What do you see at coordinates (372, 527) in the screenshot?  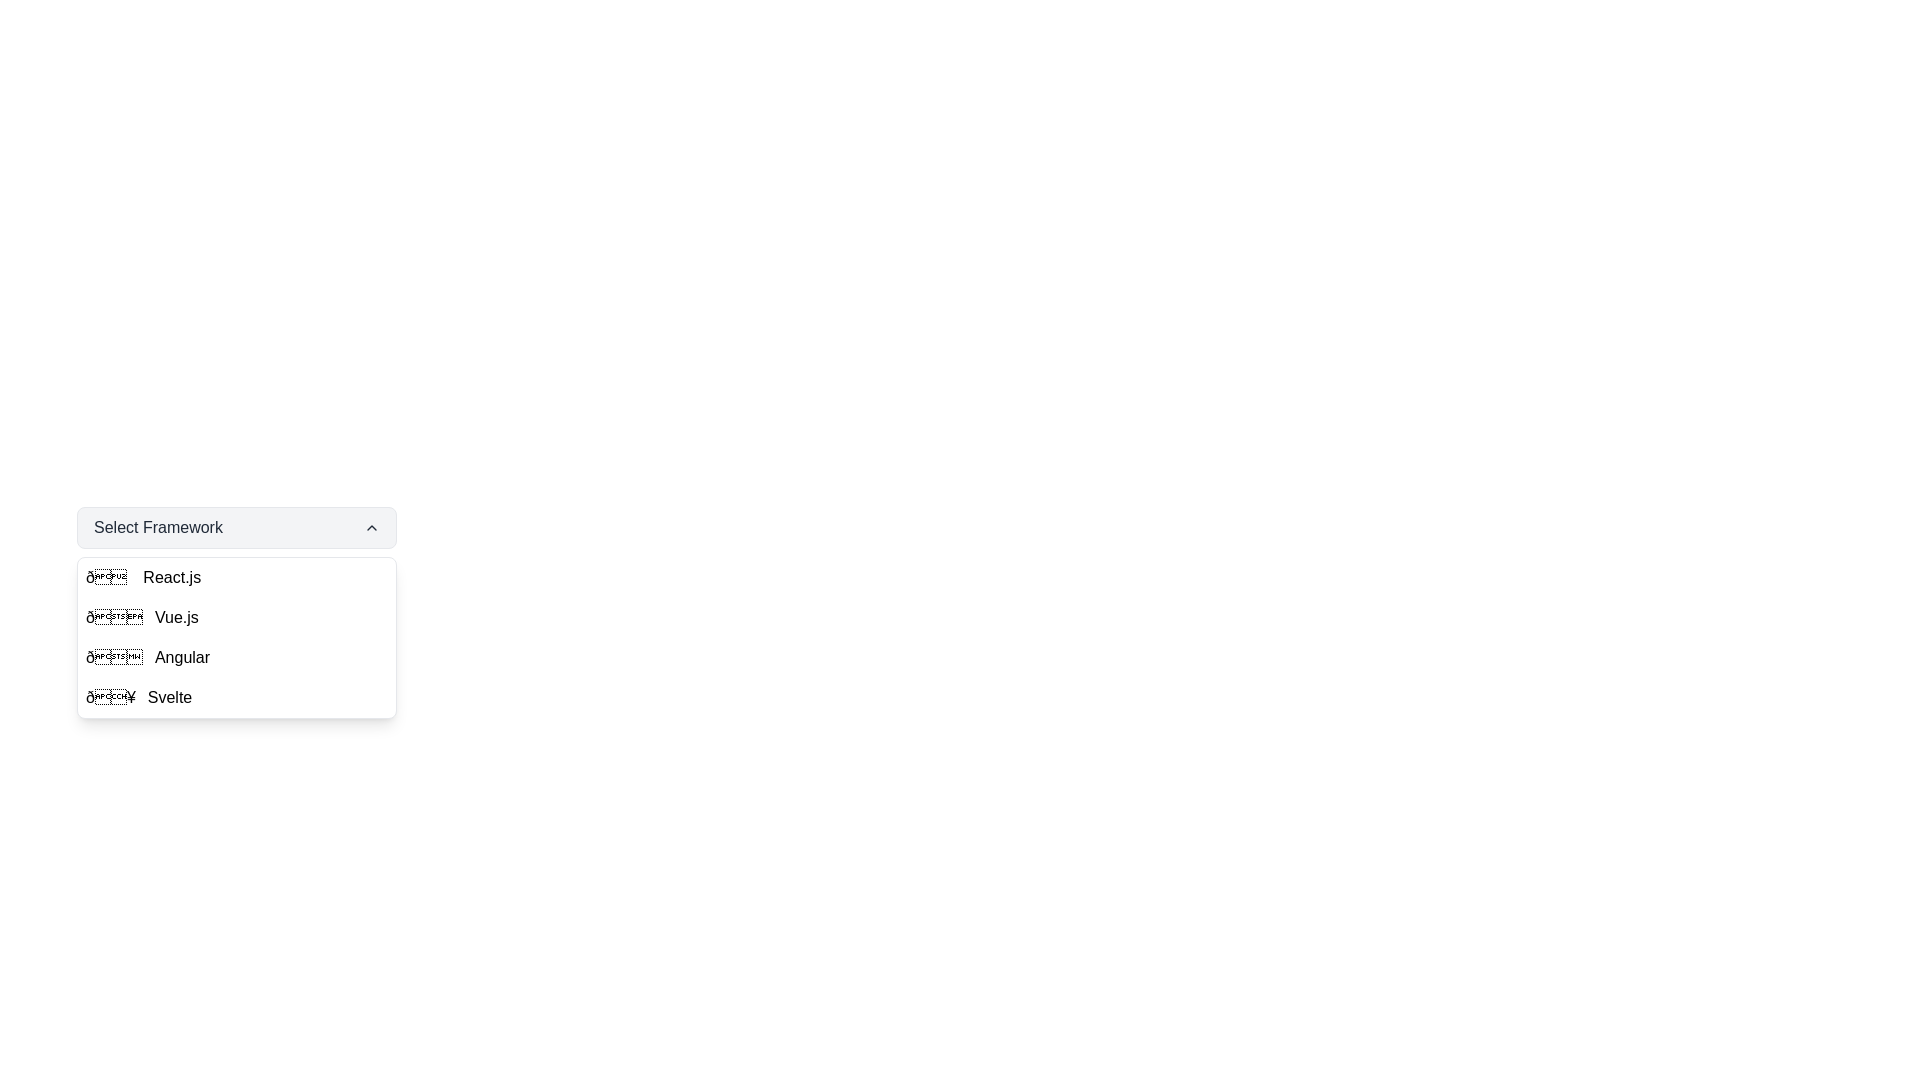 I see `the upward chevron icon located at the far-right side of the dropdown menu header labeled 'Select Framework'` at bounding box center [372, 527].